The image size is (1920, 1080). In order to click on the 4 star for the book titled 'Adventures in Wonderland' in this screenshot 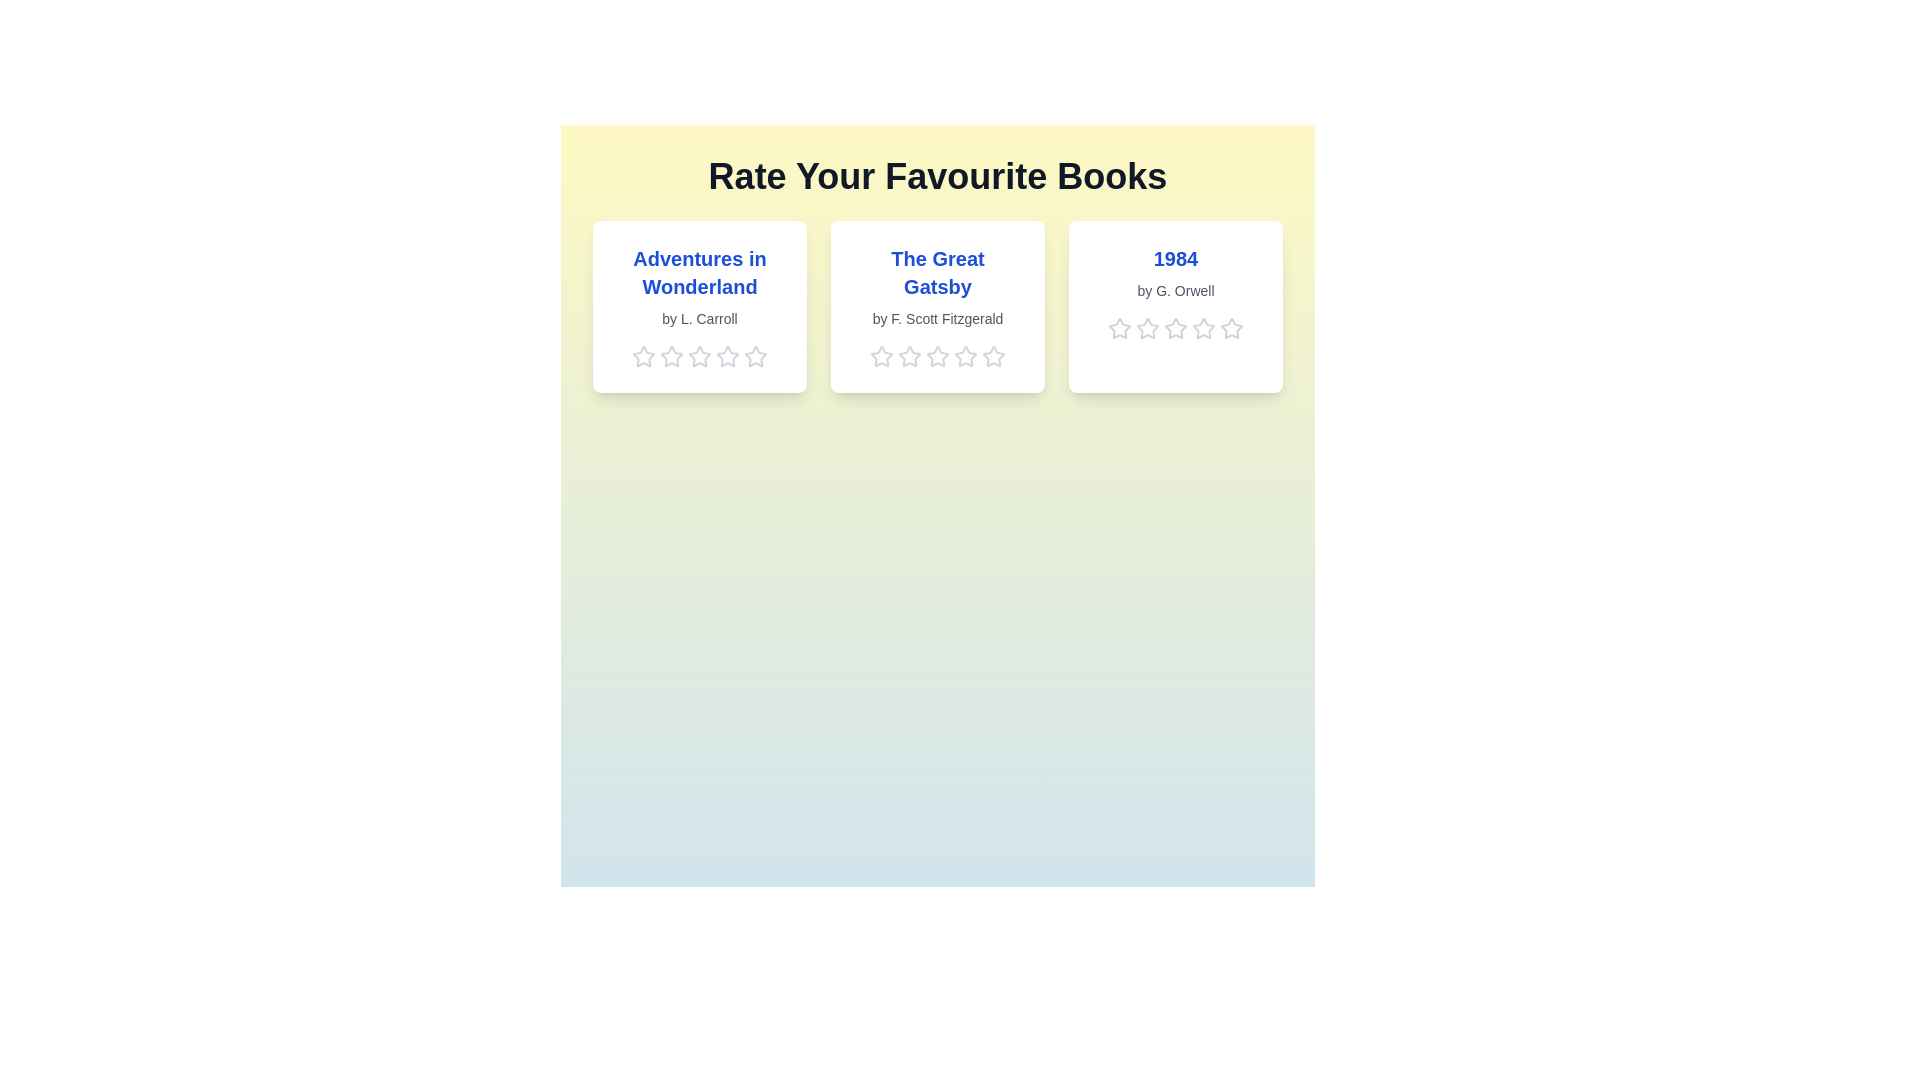, I will do `click(727, 356)`.